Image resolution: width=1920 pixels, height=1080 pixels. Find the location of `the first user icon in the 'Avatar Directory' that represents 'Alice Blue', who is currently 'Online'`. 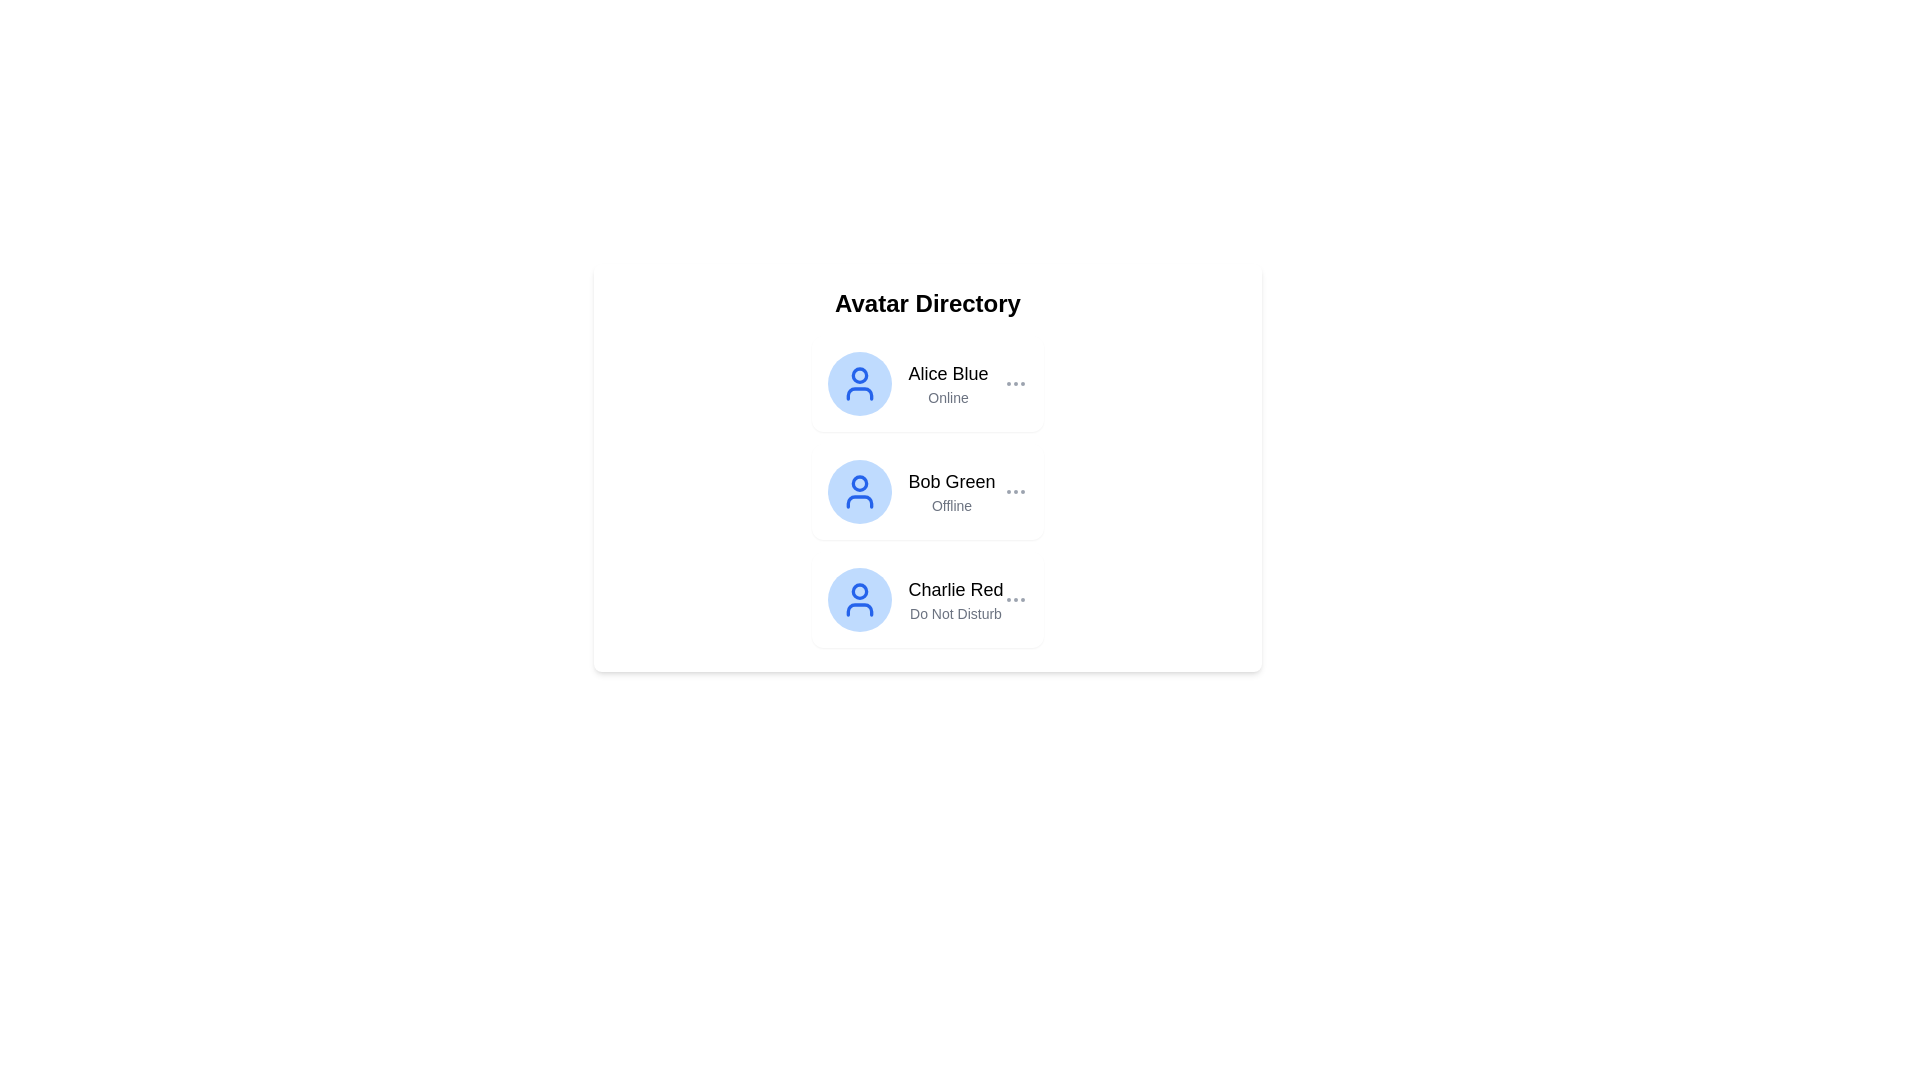

the first user icon in the 'Avatar Directory' that represents 'Alice Blue', who is currently 'Online' is located at coordinates (860, 384).